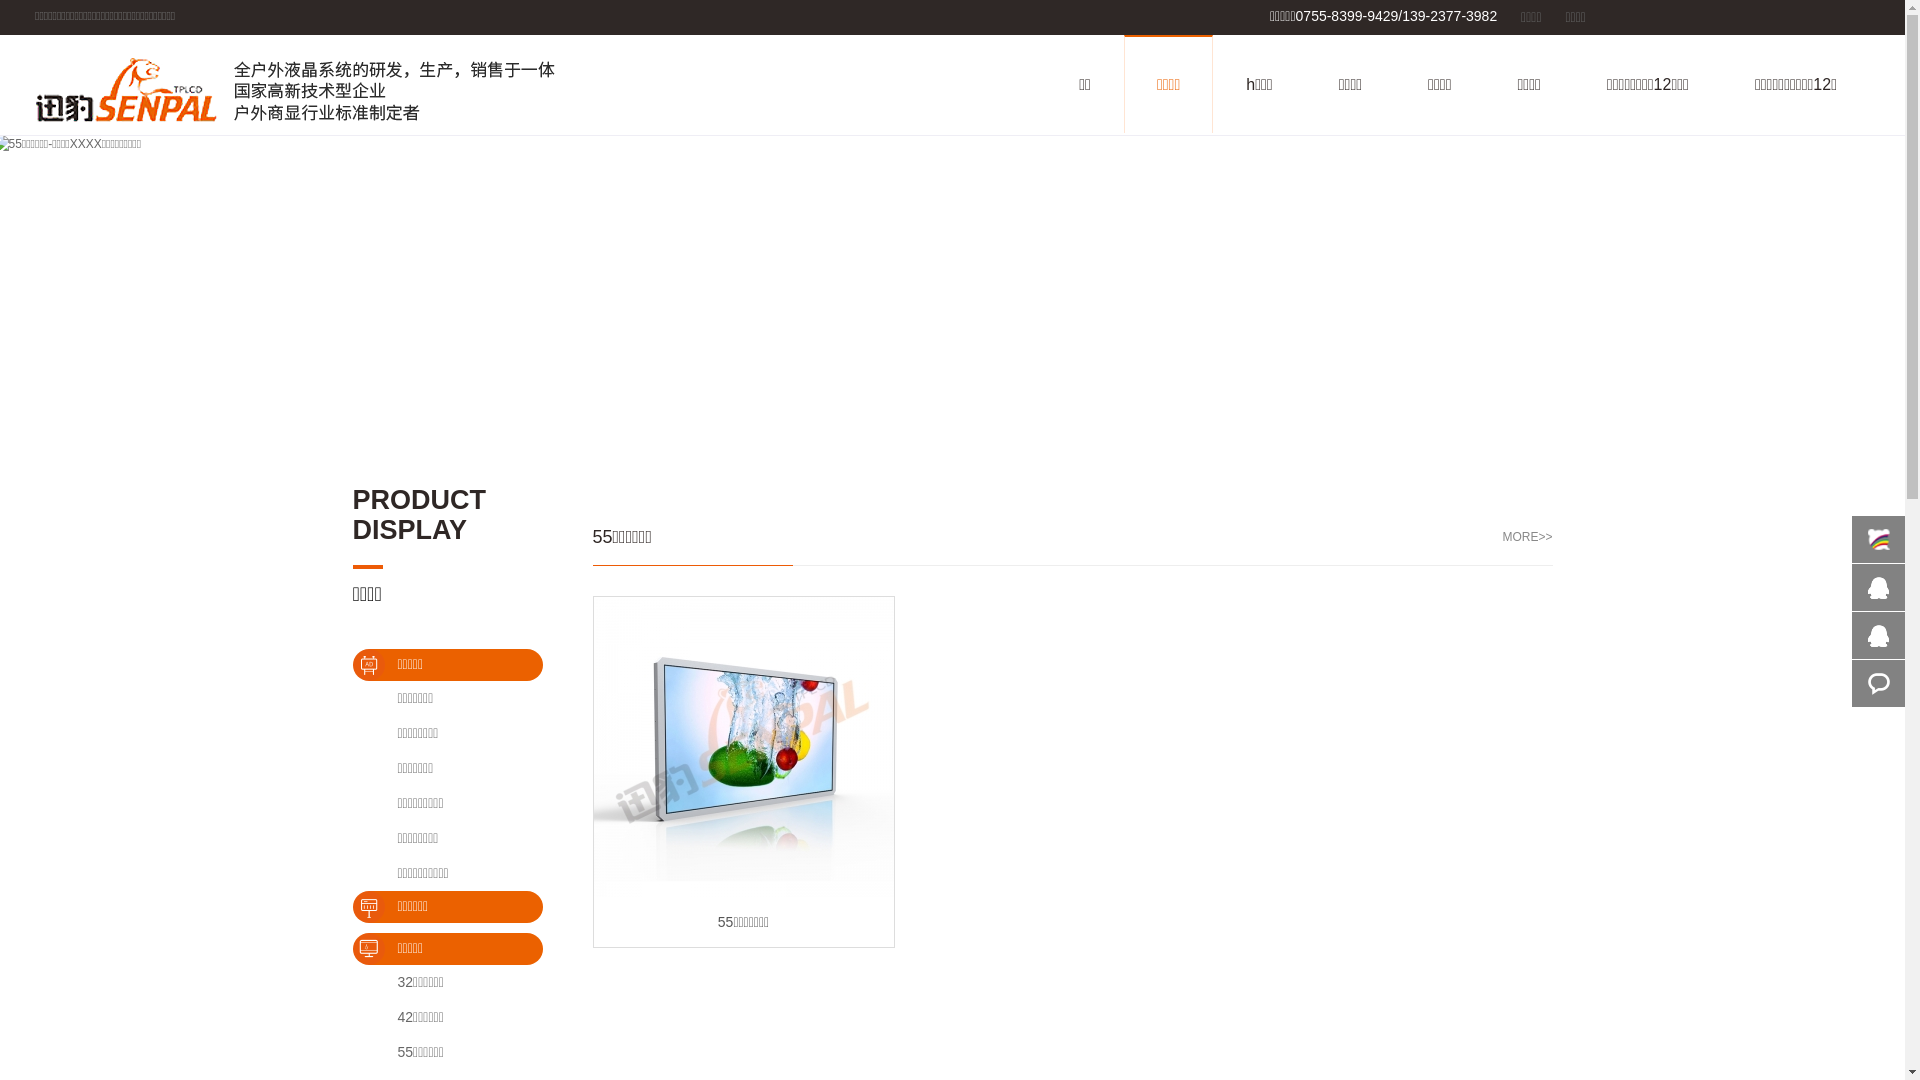  I want to click on 'MORE>>', so click(1525, 536).